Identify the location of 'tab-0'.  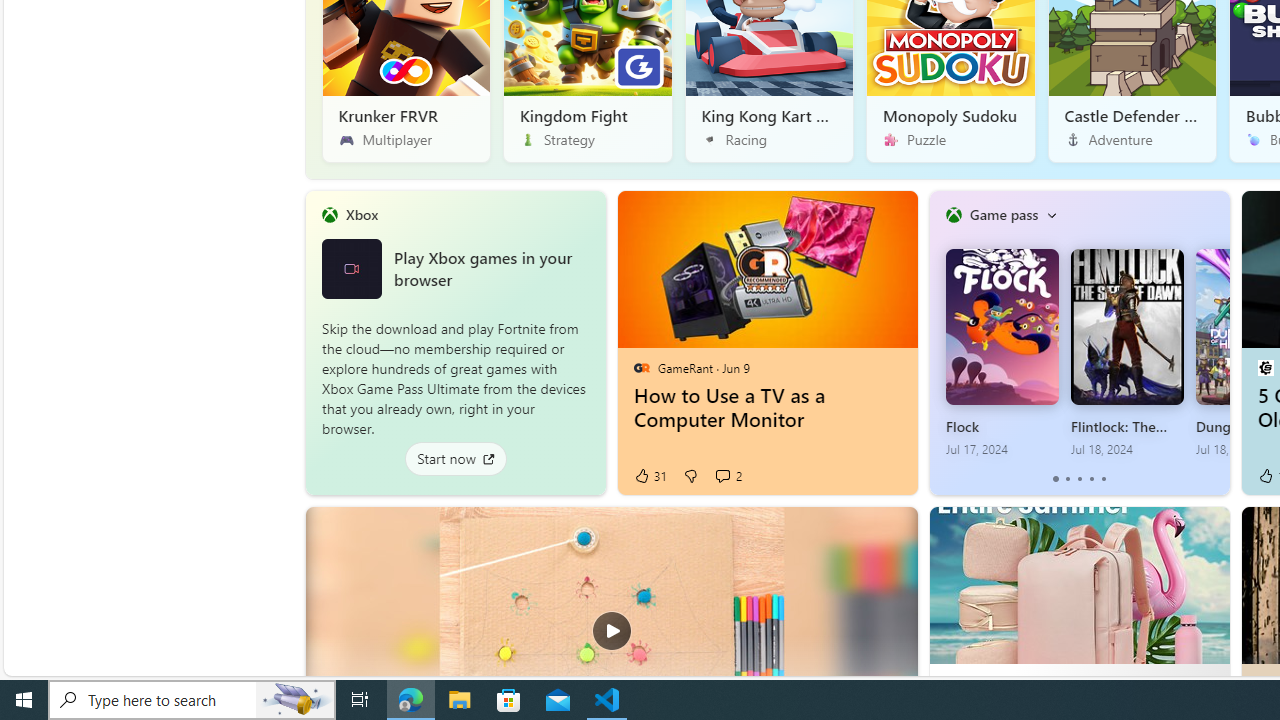
(1055, 479).